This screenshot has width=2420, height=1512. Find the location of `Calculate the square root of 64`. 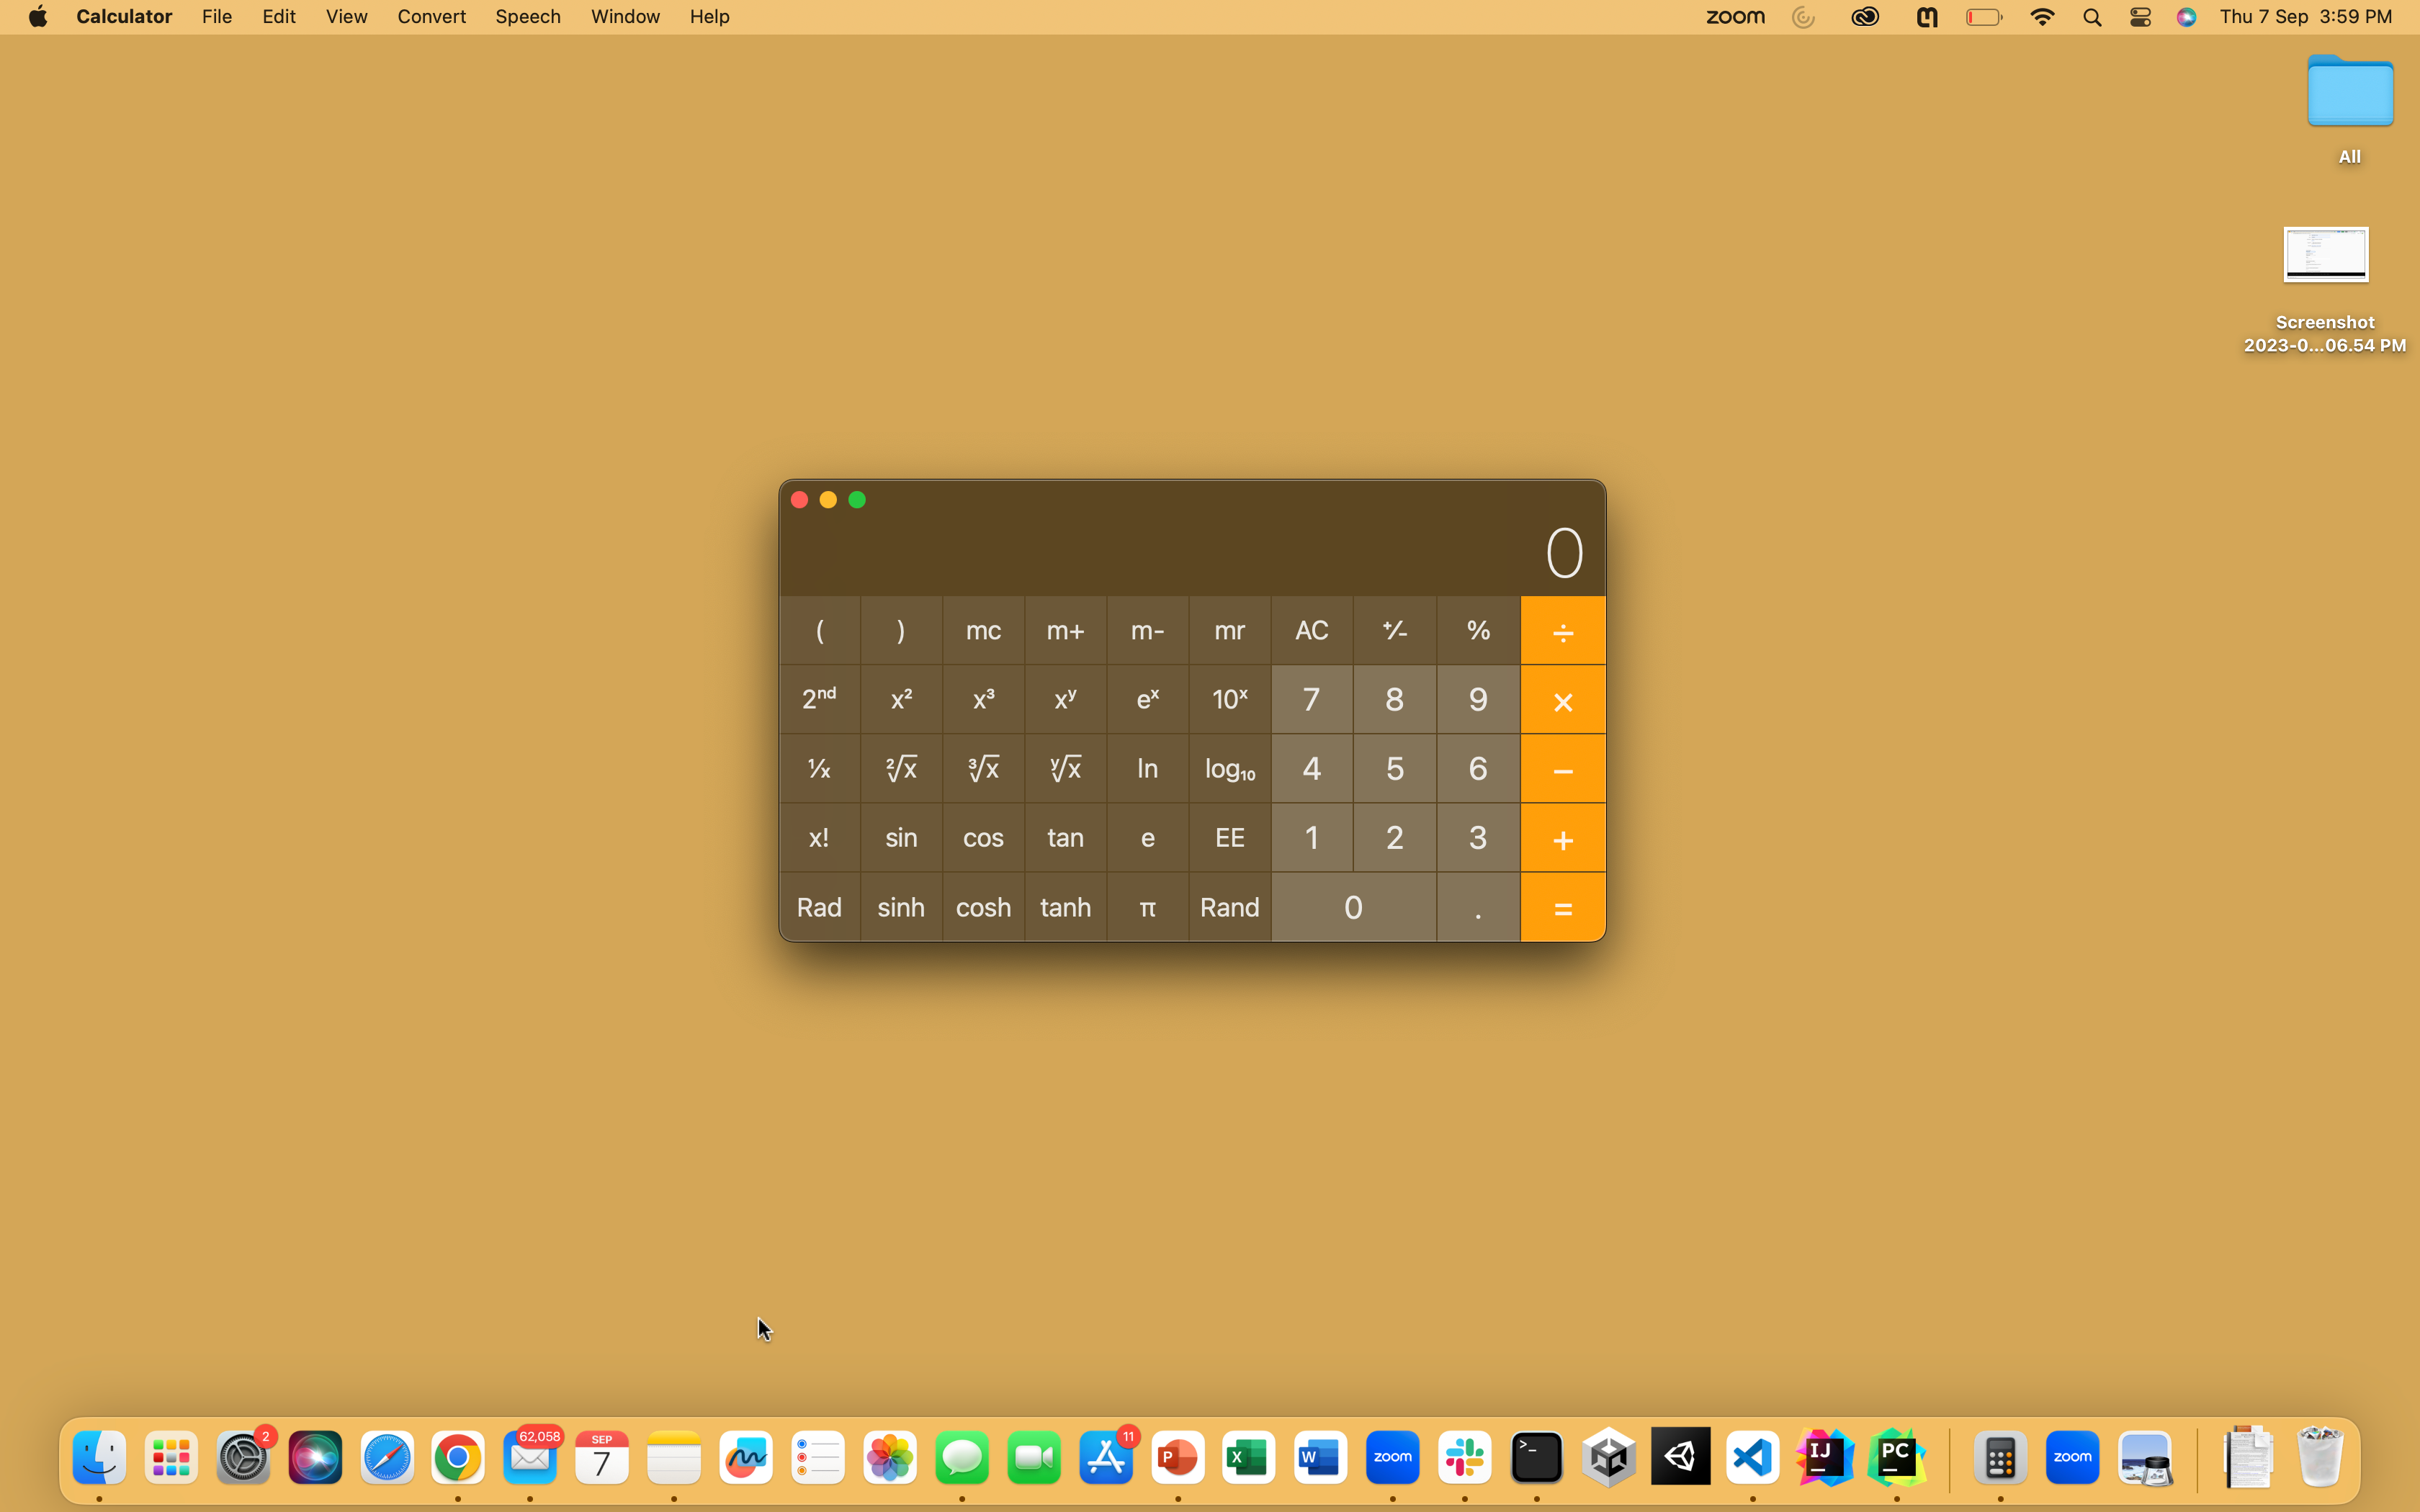

Calculate the square root of 64 is located at coordinates (1477, 767).